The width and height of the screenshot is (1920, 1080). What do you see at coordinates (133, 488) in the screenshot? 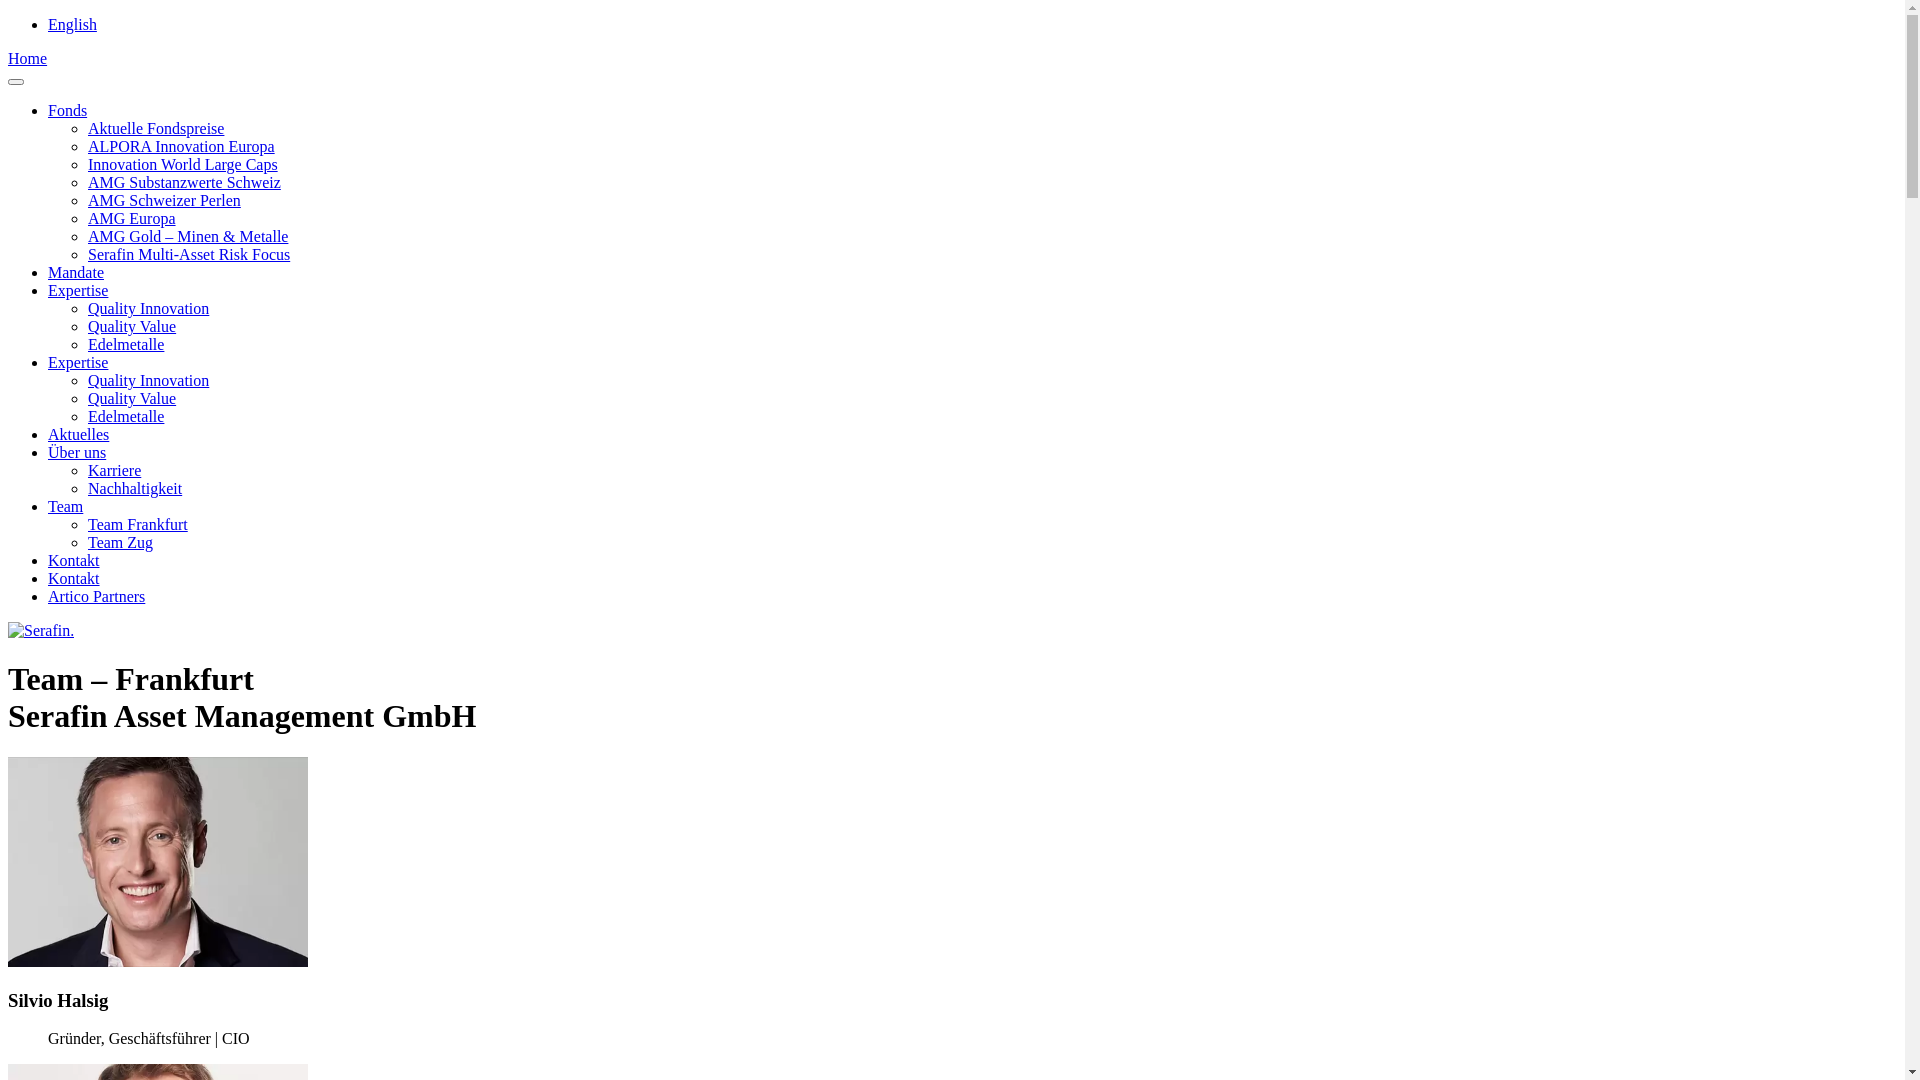
I see `'Nachhaltigkeit'` at bounding box center [133, 488].